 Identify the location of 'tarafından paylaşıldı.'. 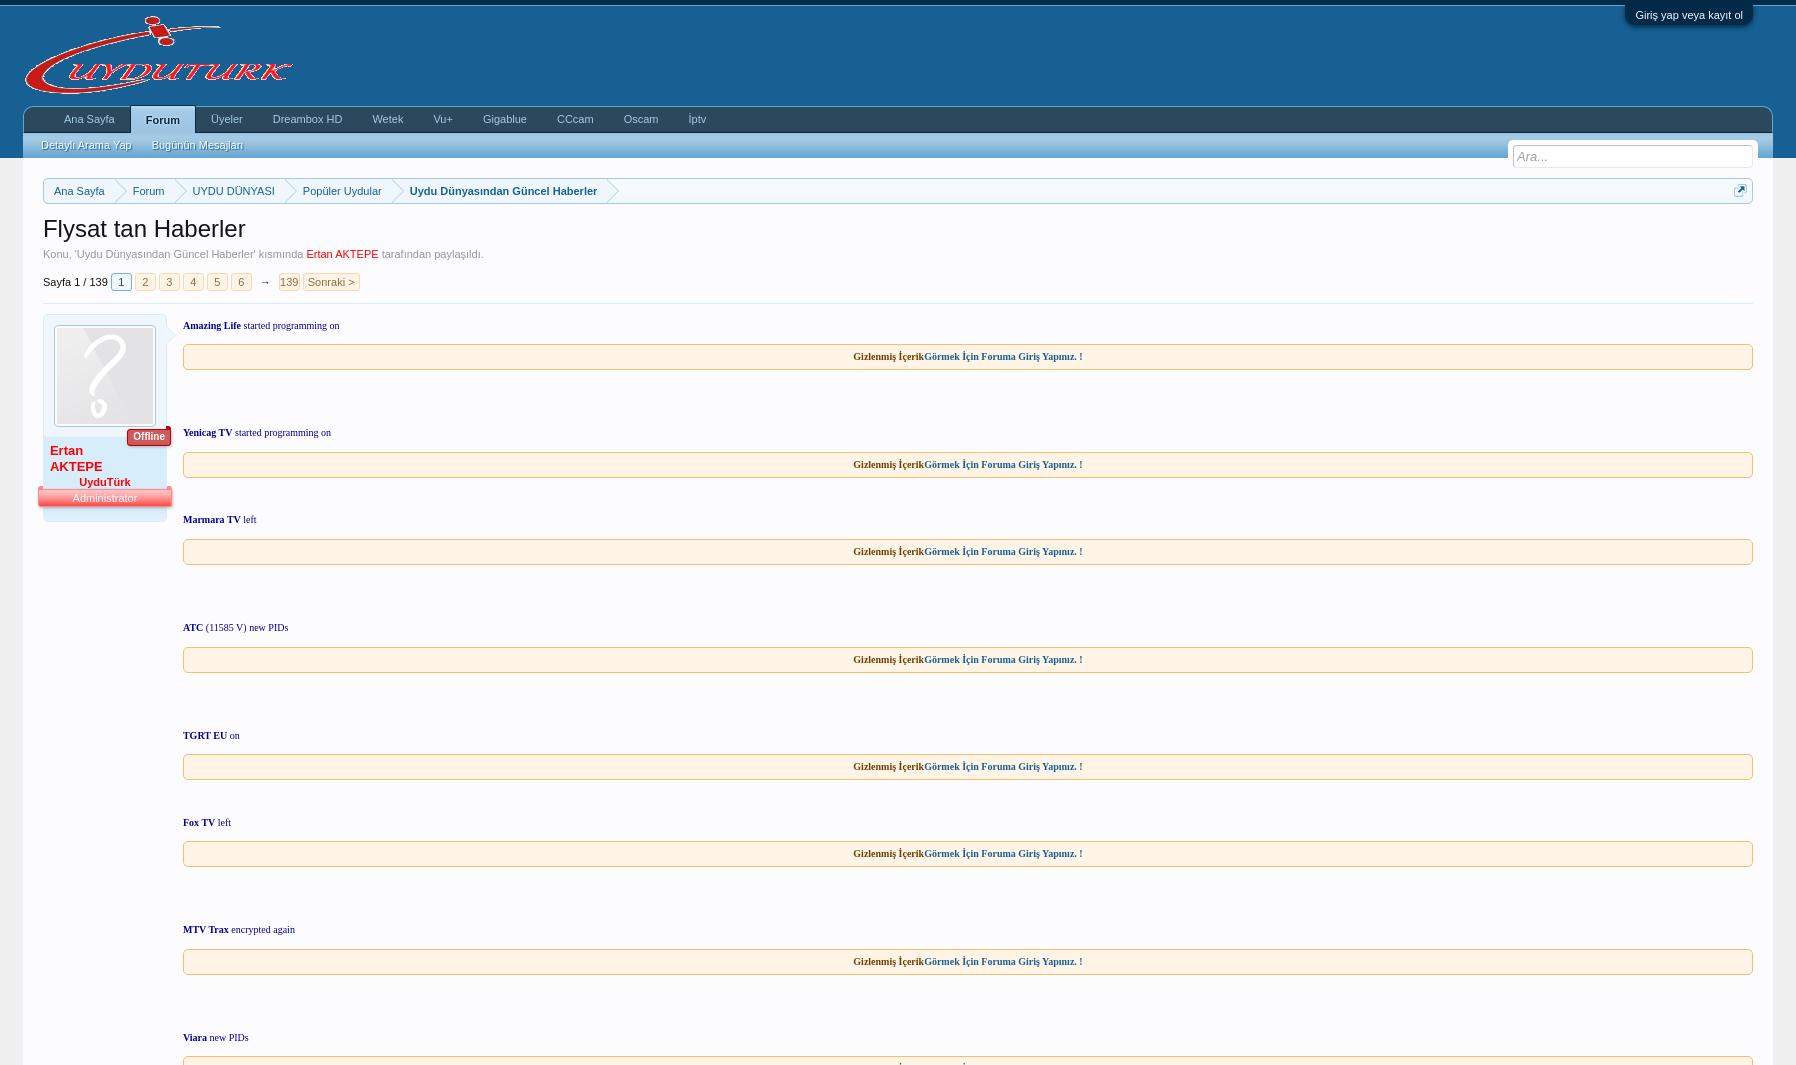
(378, 252).